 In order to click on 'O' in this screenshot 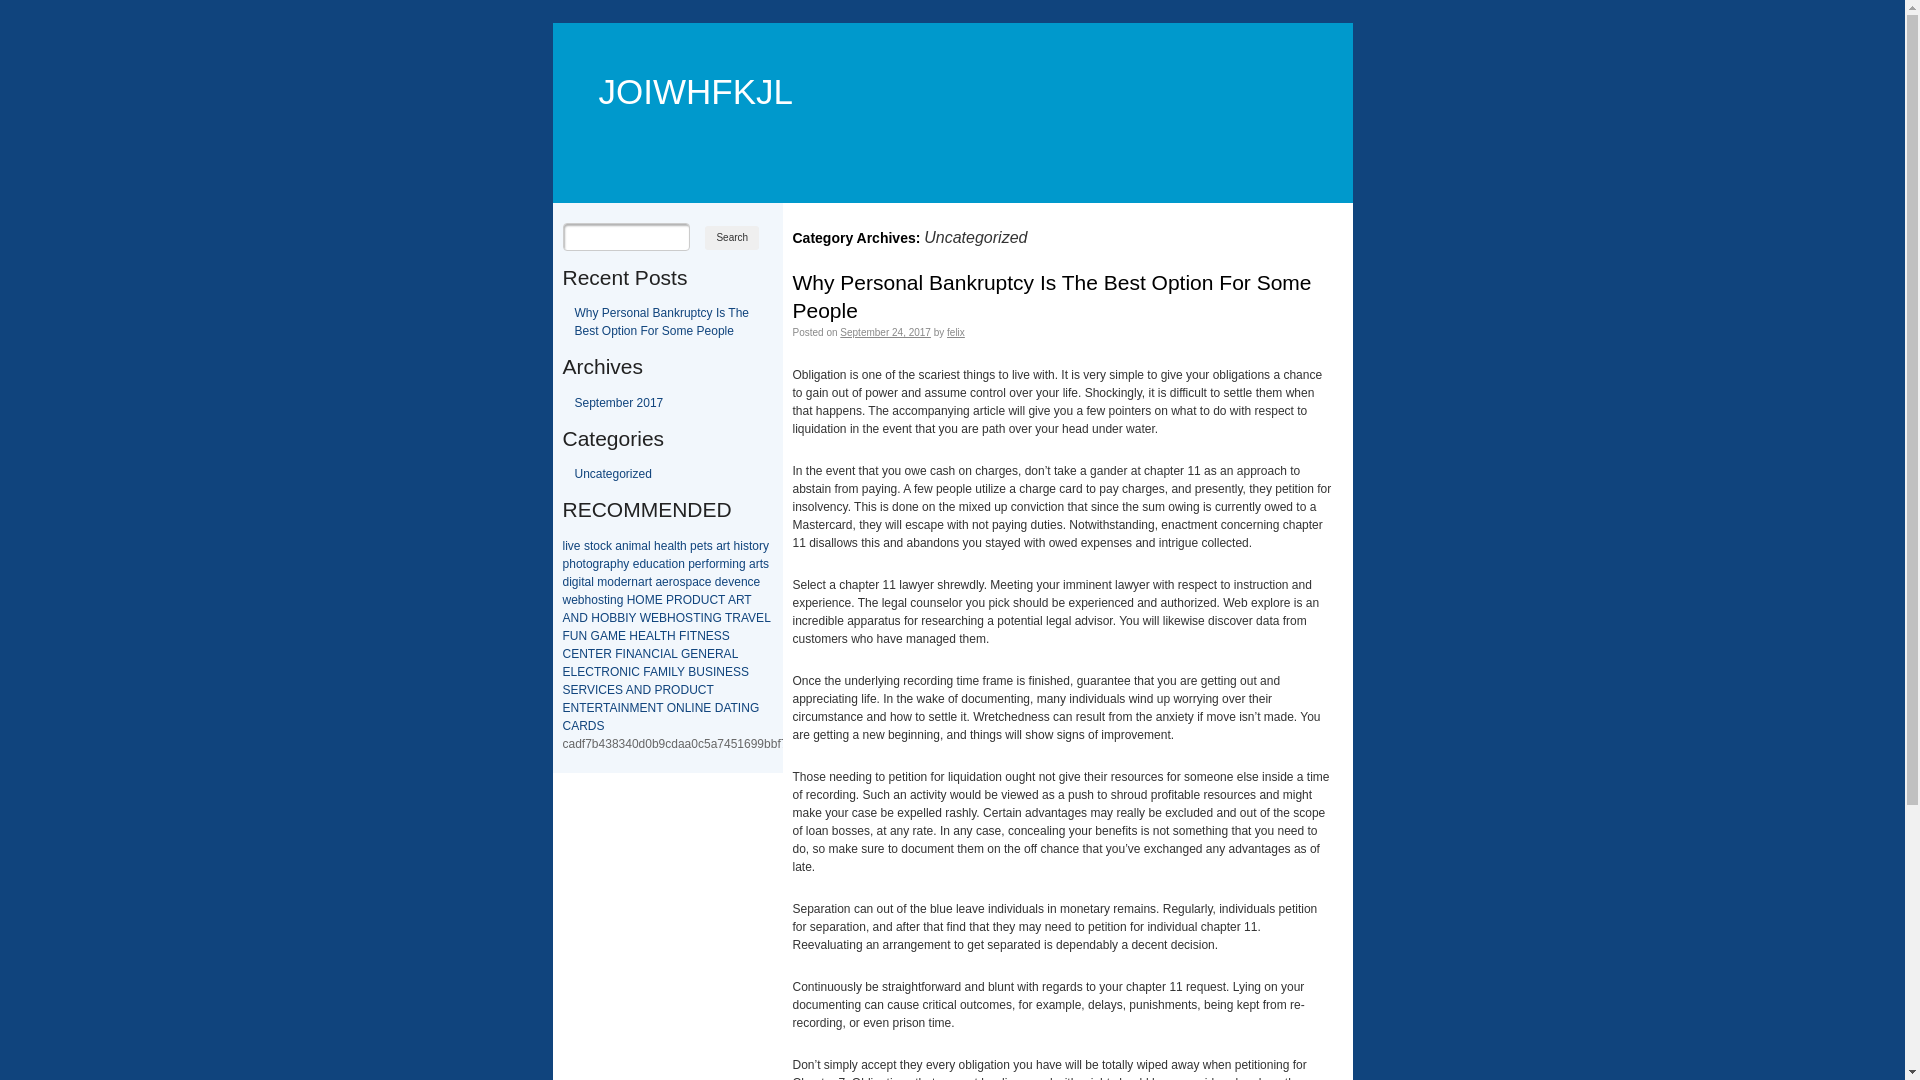, I will do `click(667, 707)`.